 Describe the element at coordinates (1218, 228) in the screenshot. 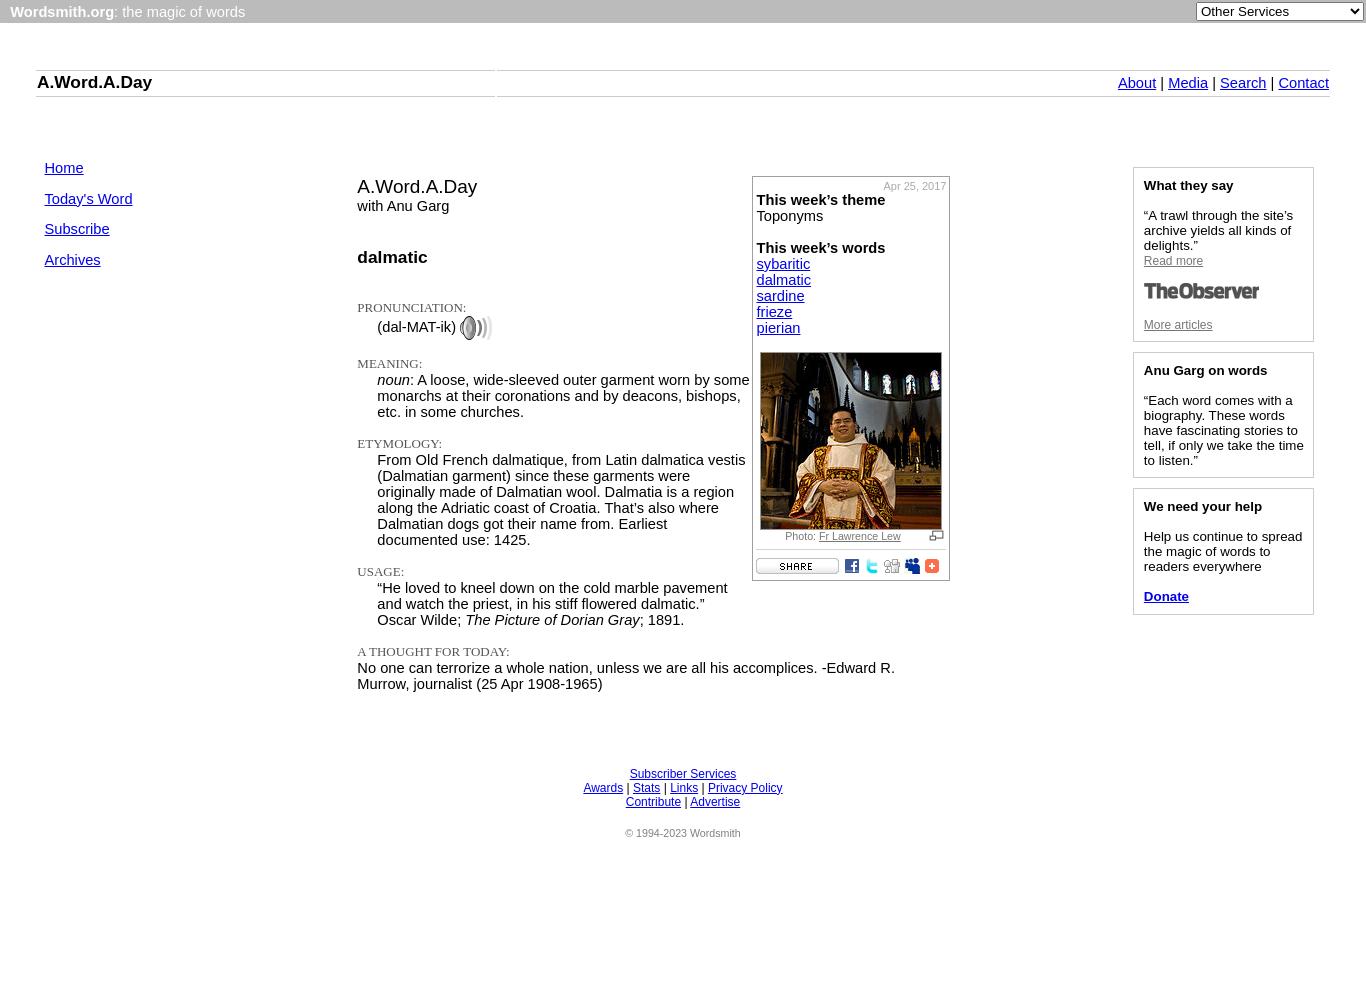

I see `'“A trawl through the site’s archive yields all kinds of delights.”'` at that location.